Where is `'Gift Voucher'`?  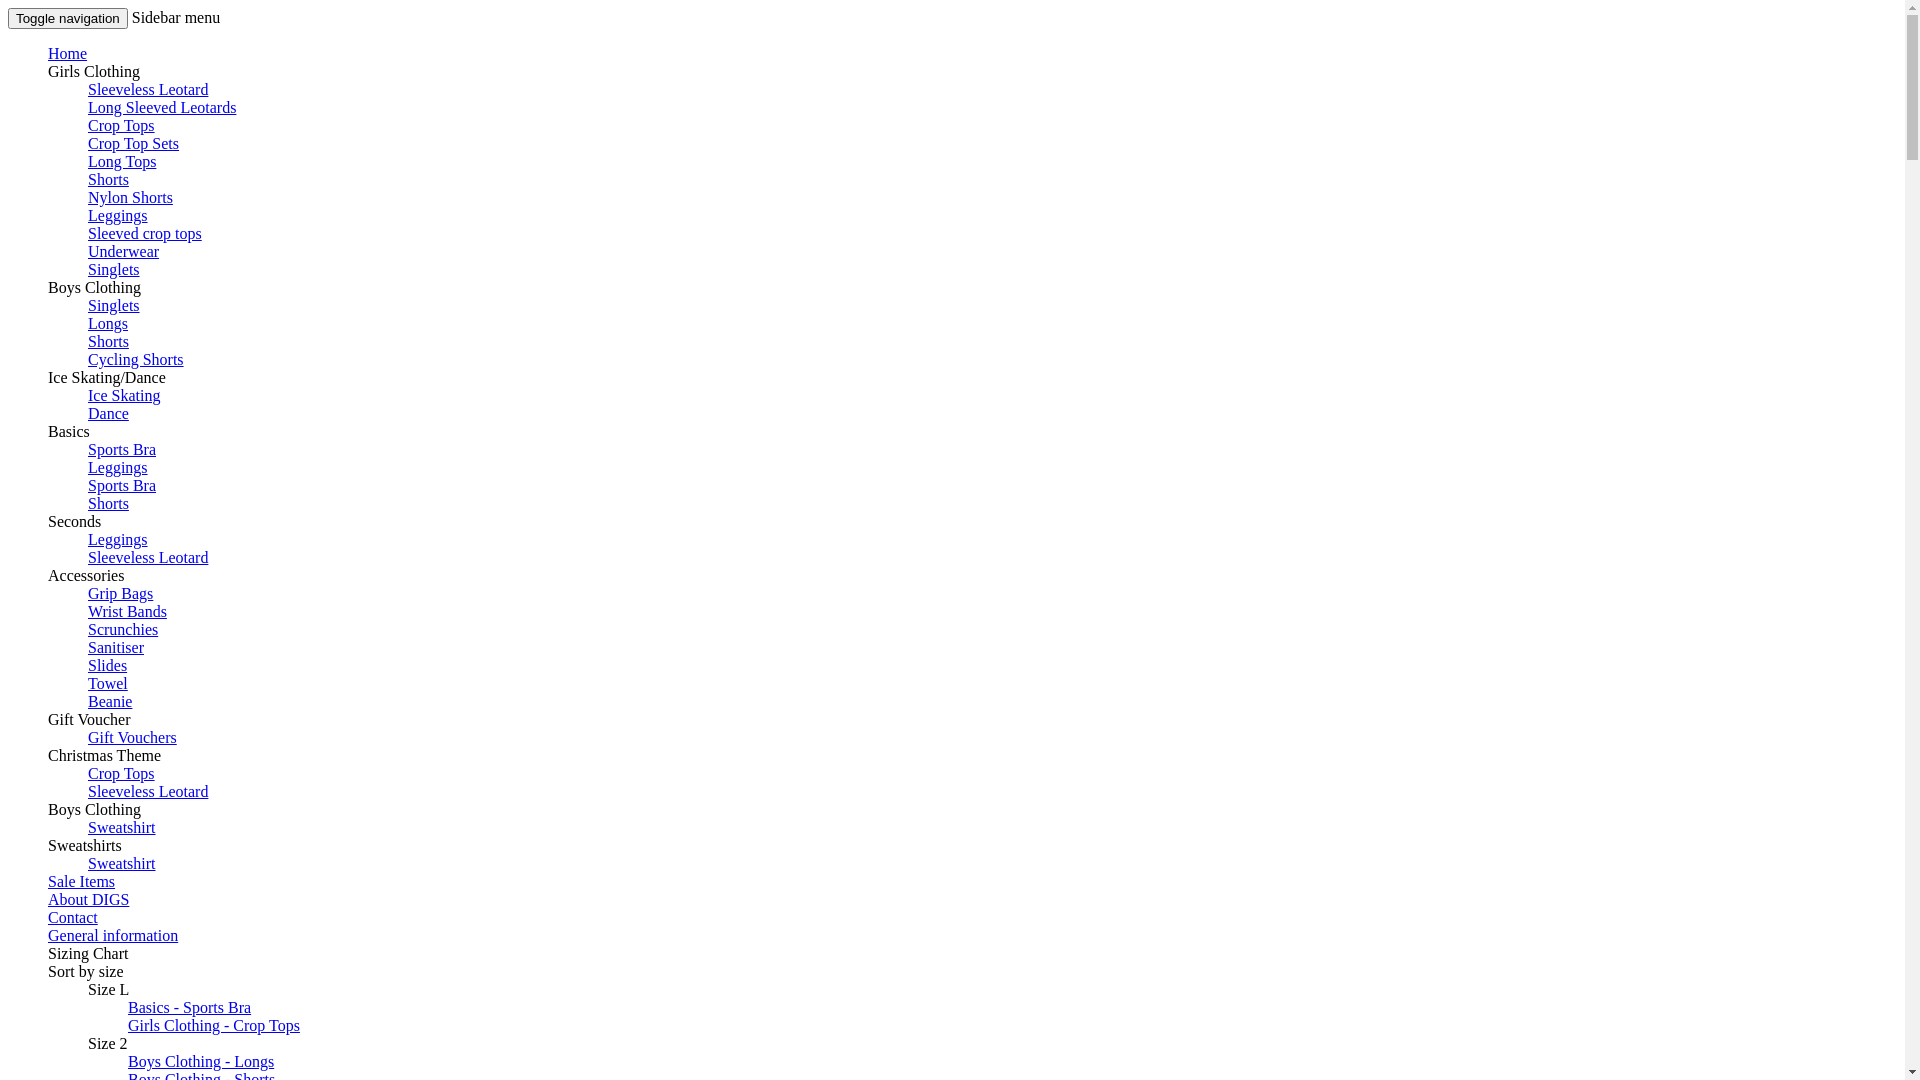
'Gift Voucher' is located at coordinates (88, 718).